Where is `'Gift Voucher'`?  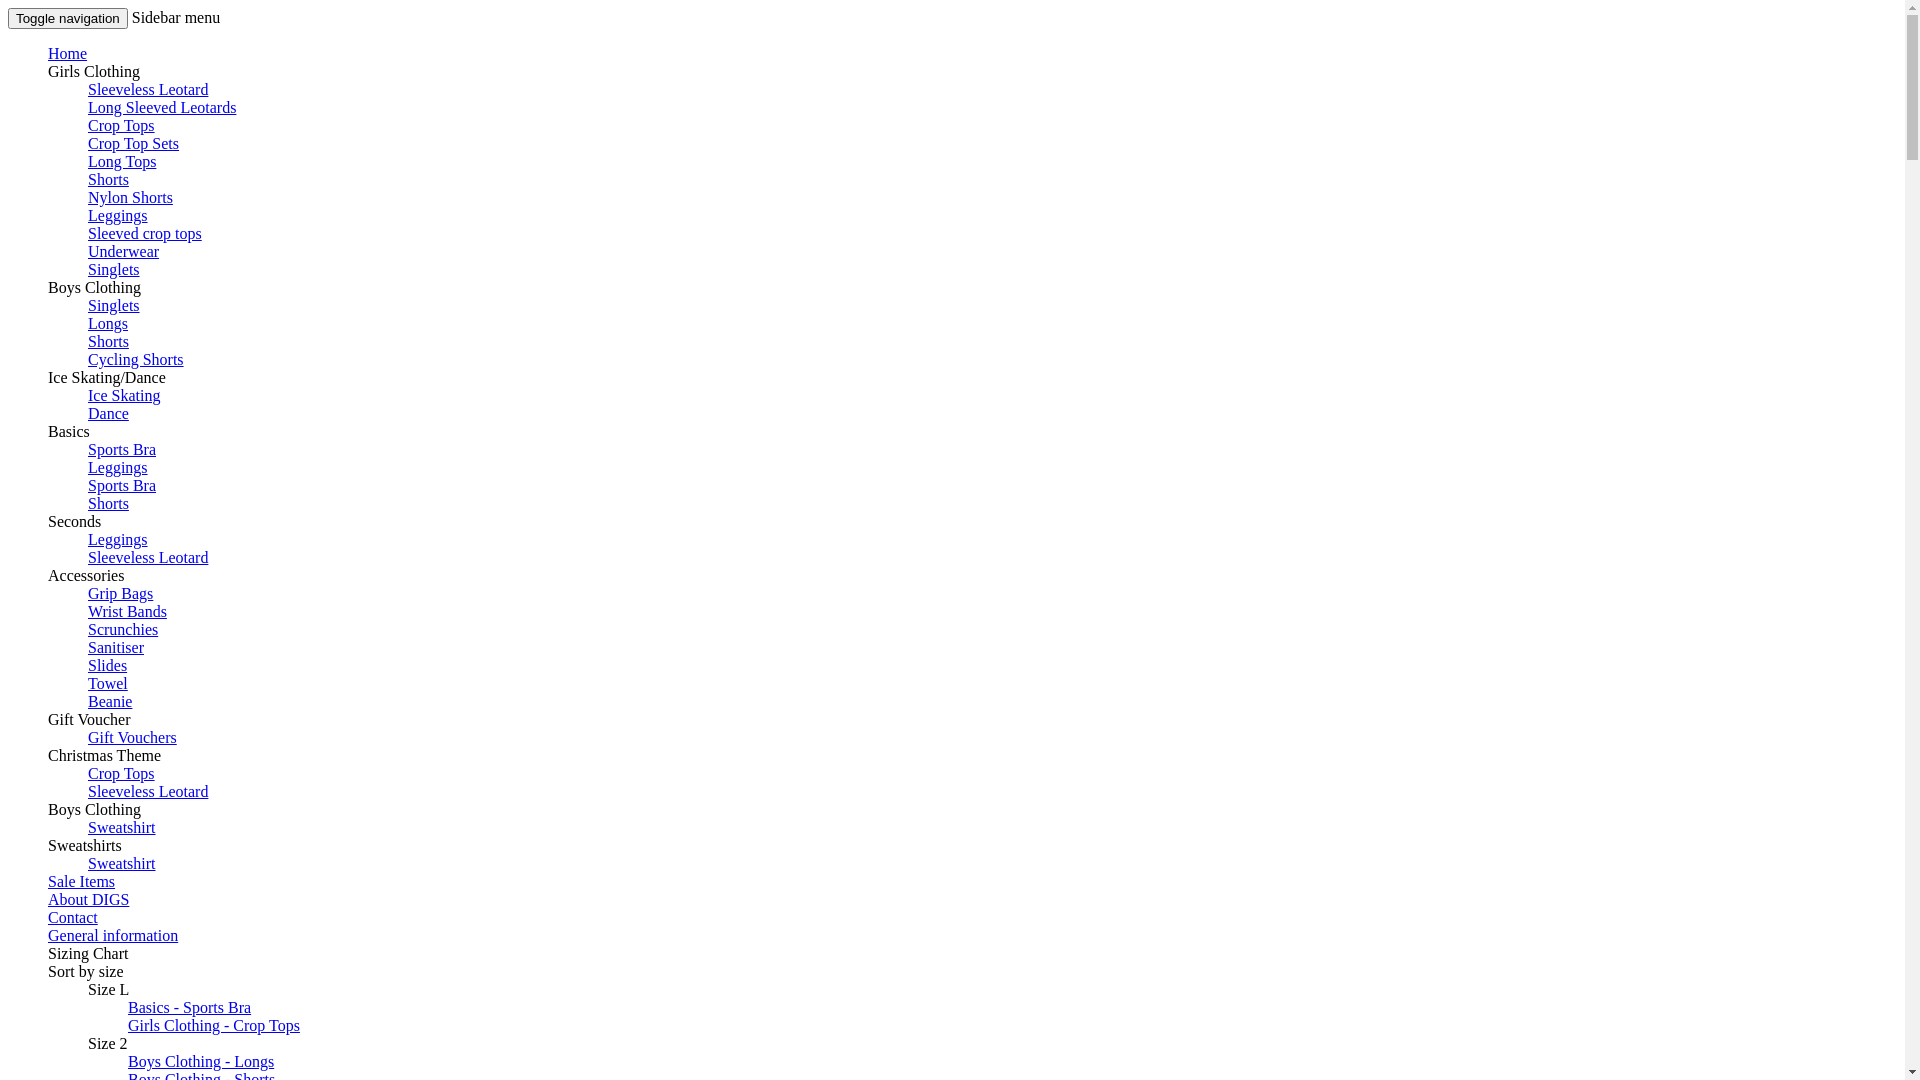
'Gift Voucher' is located at coordinates (88, 718).